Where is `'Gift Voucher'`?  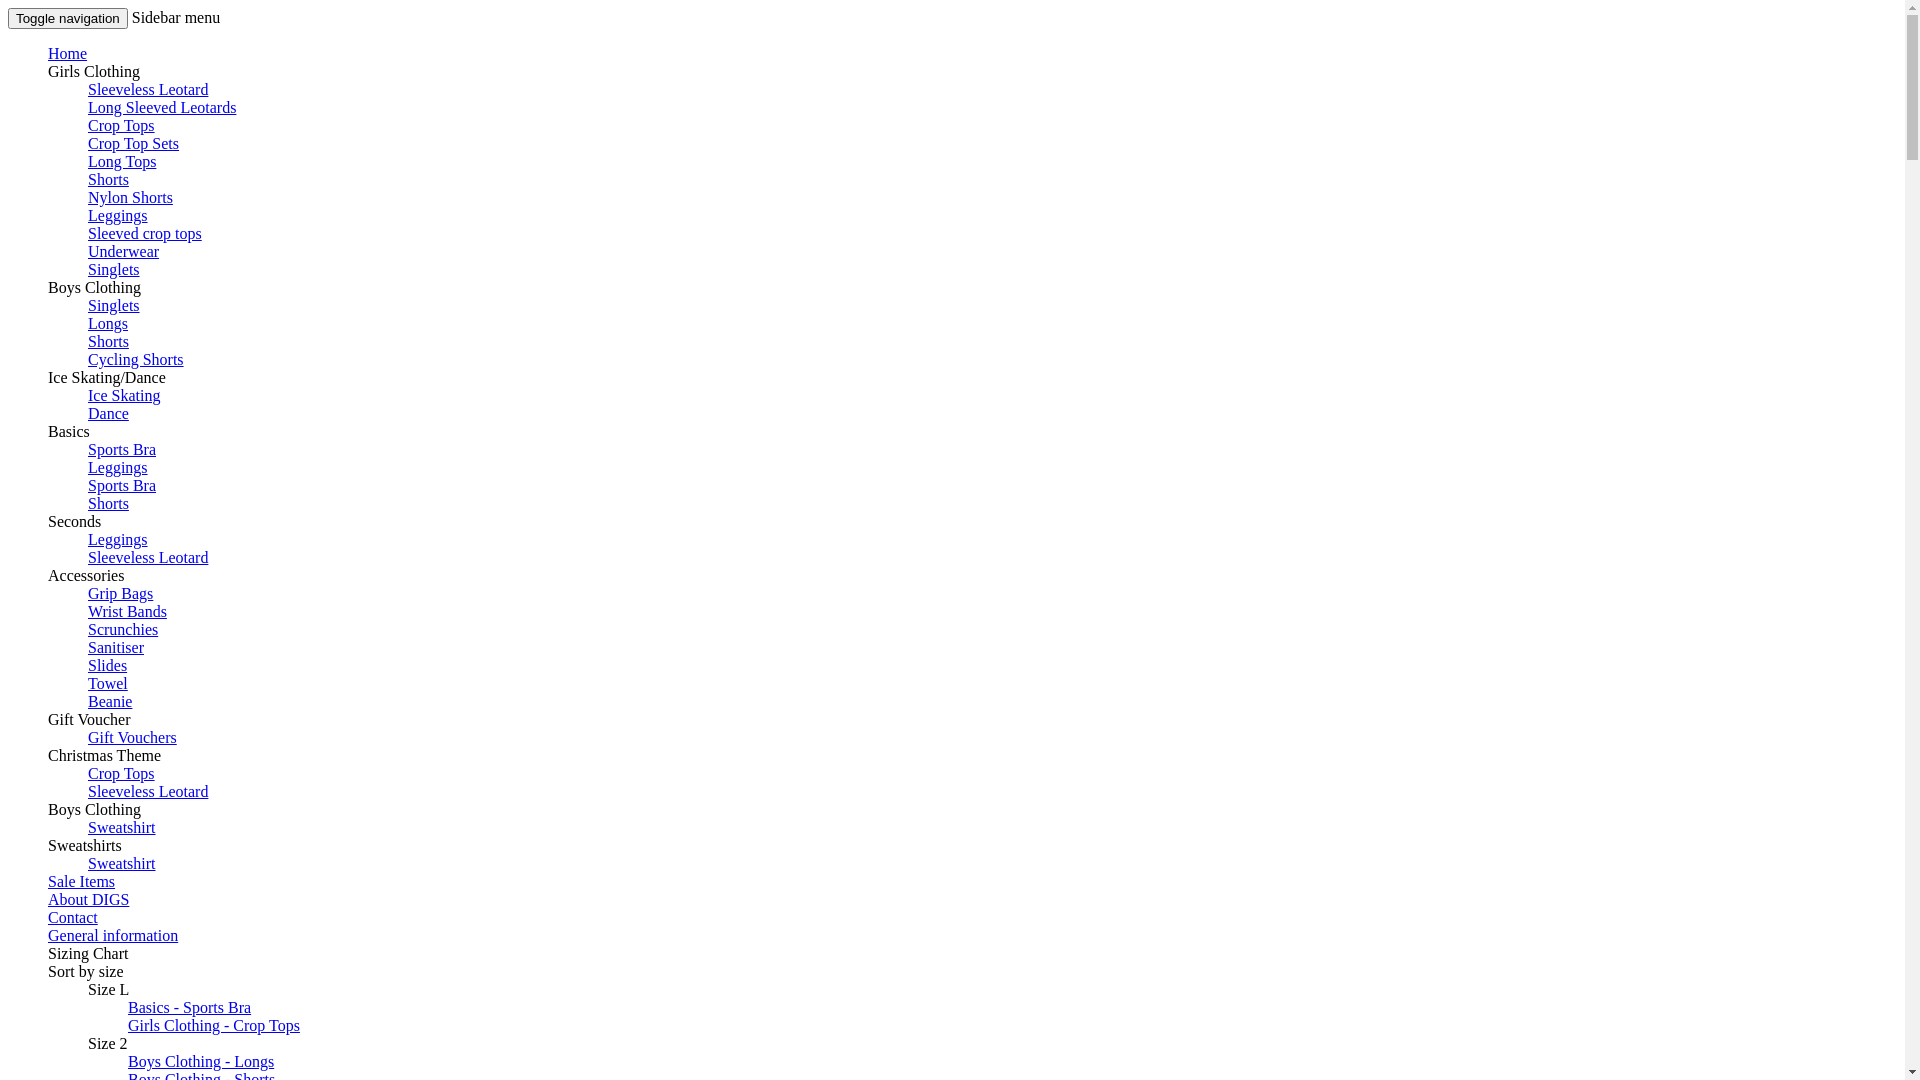
'Gift Voucher' is located at coordinates (88, 718).